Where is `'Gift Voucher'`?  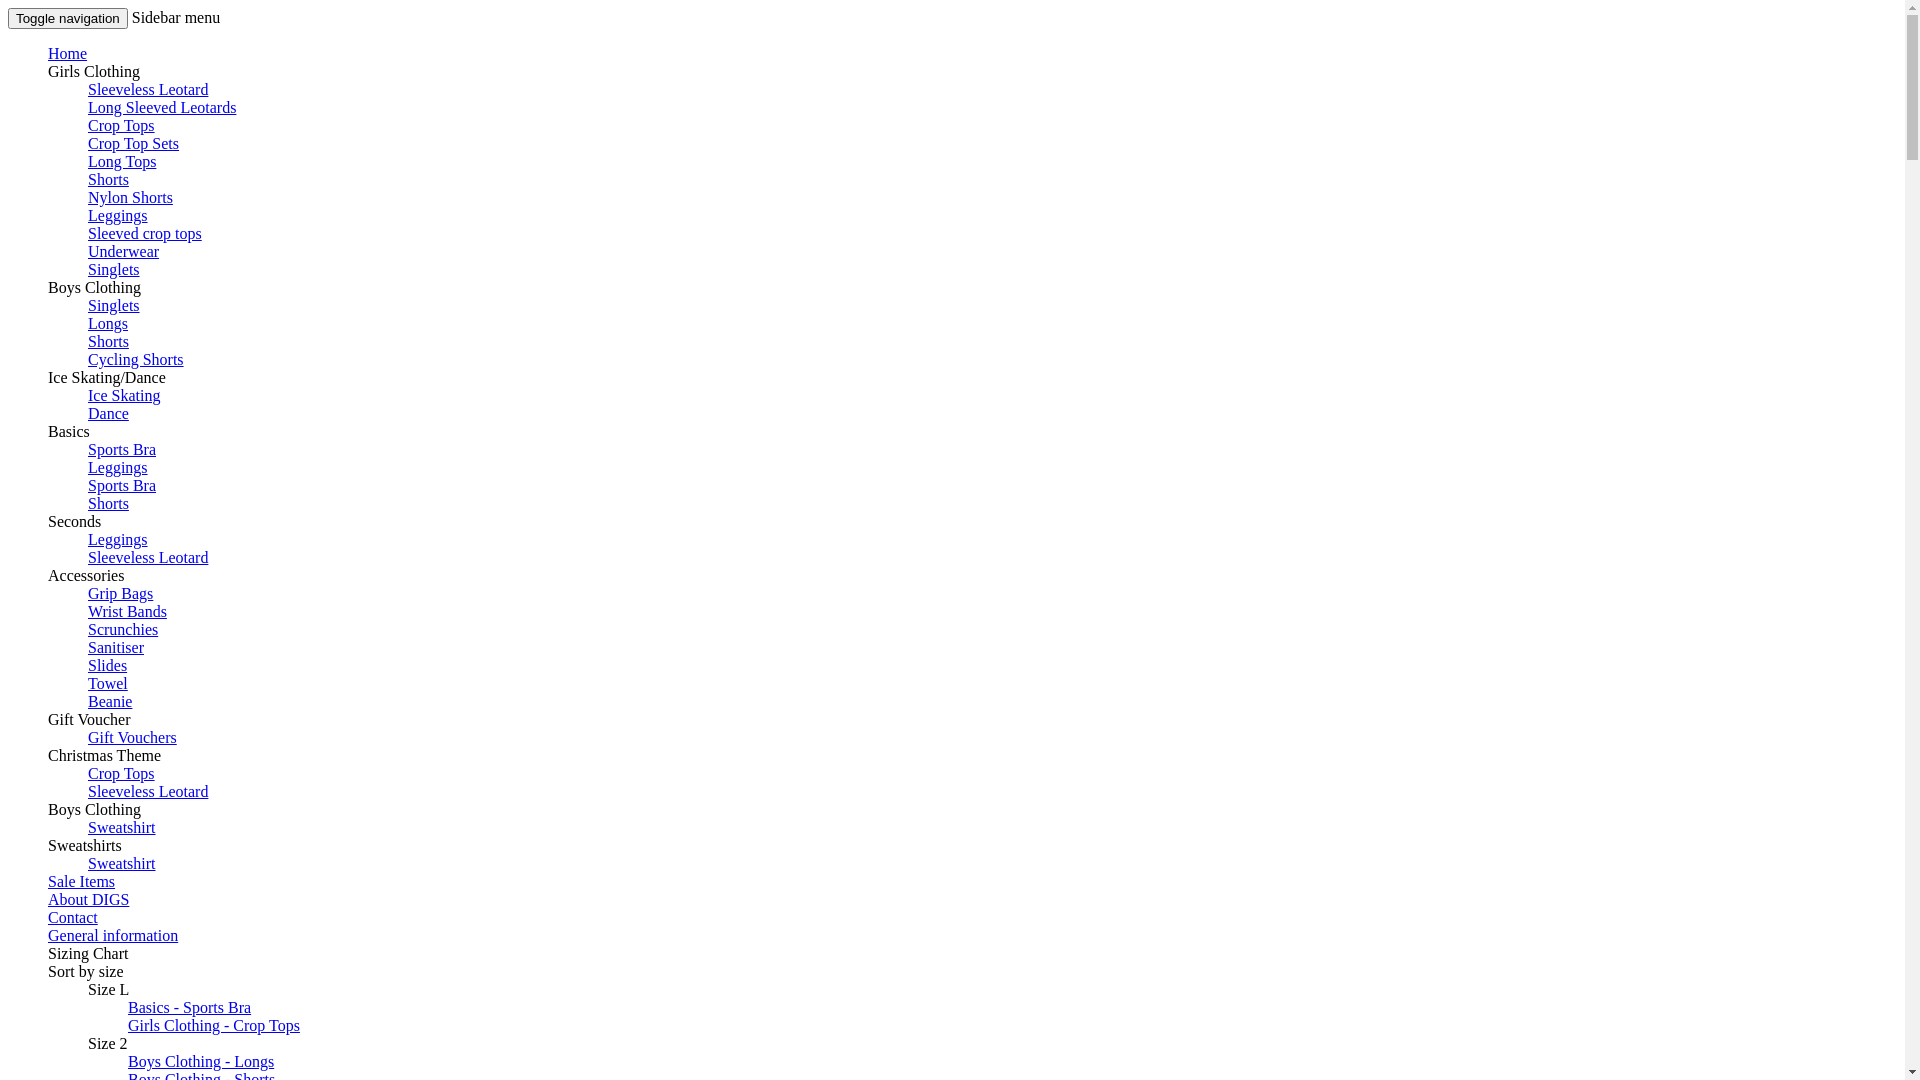
'Gift Voucher' is located at coordinates (88, 718).